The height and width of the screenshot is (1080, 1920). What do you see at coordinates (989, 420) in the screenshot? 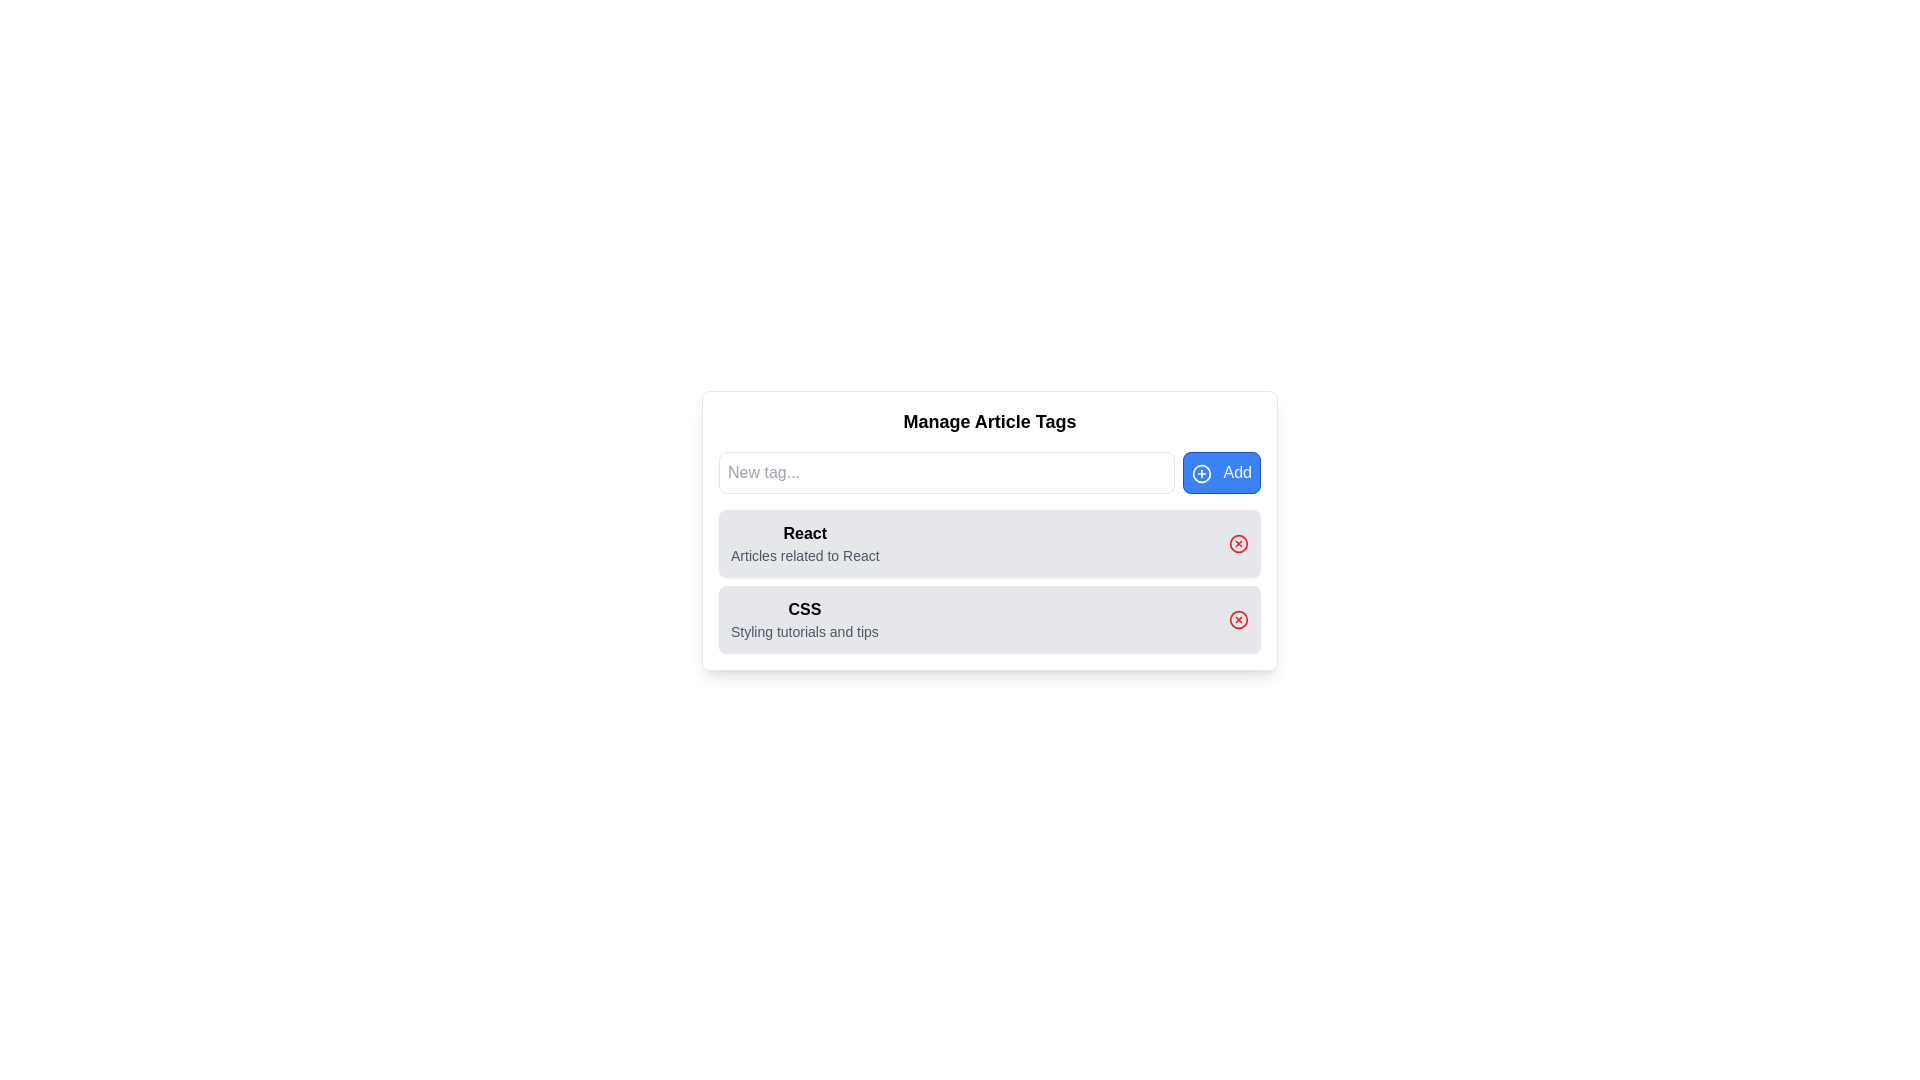
I see `the title label at the top center of the card interface, which indicates the purpose of the section below it` at bounding box center [989, 420].